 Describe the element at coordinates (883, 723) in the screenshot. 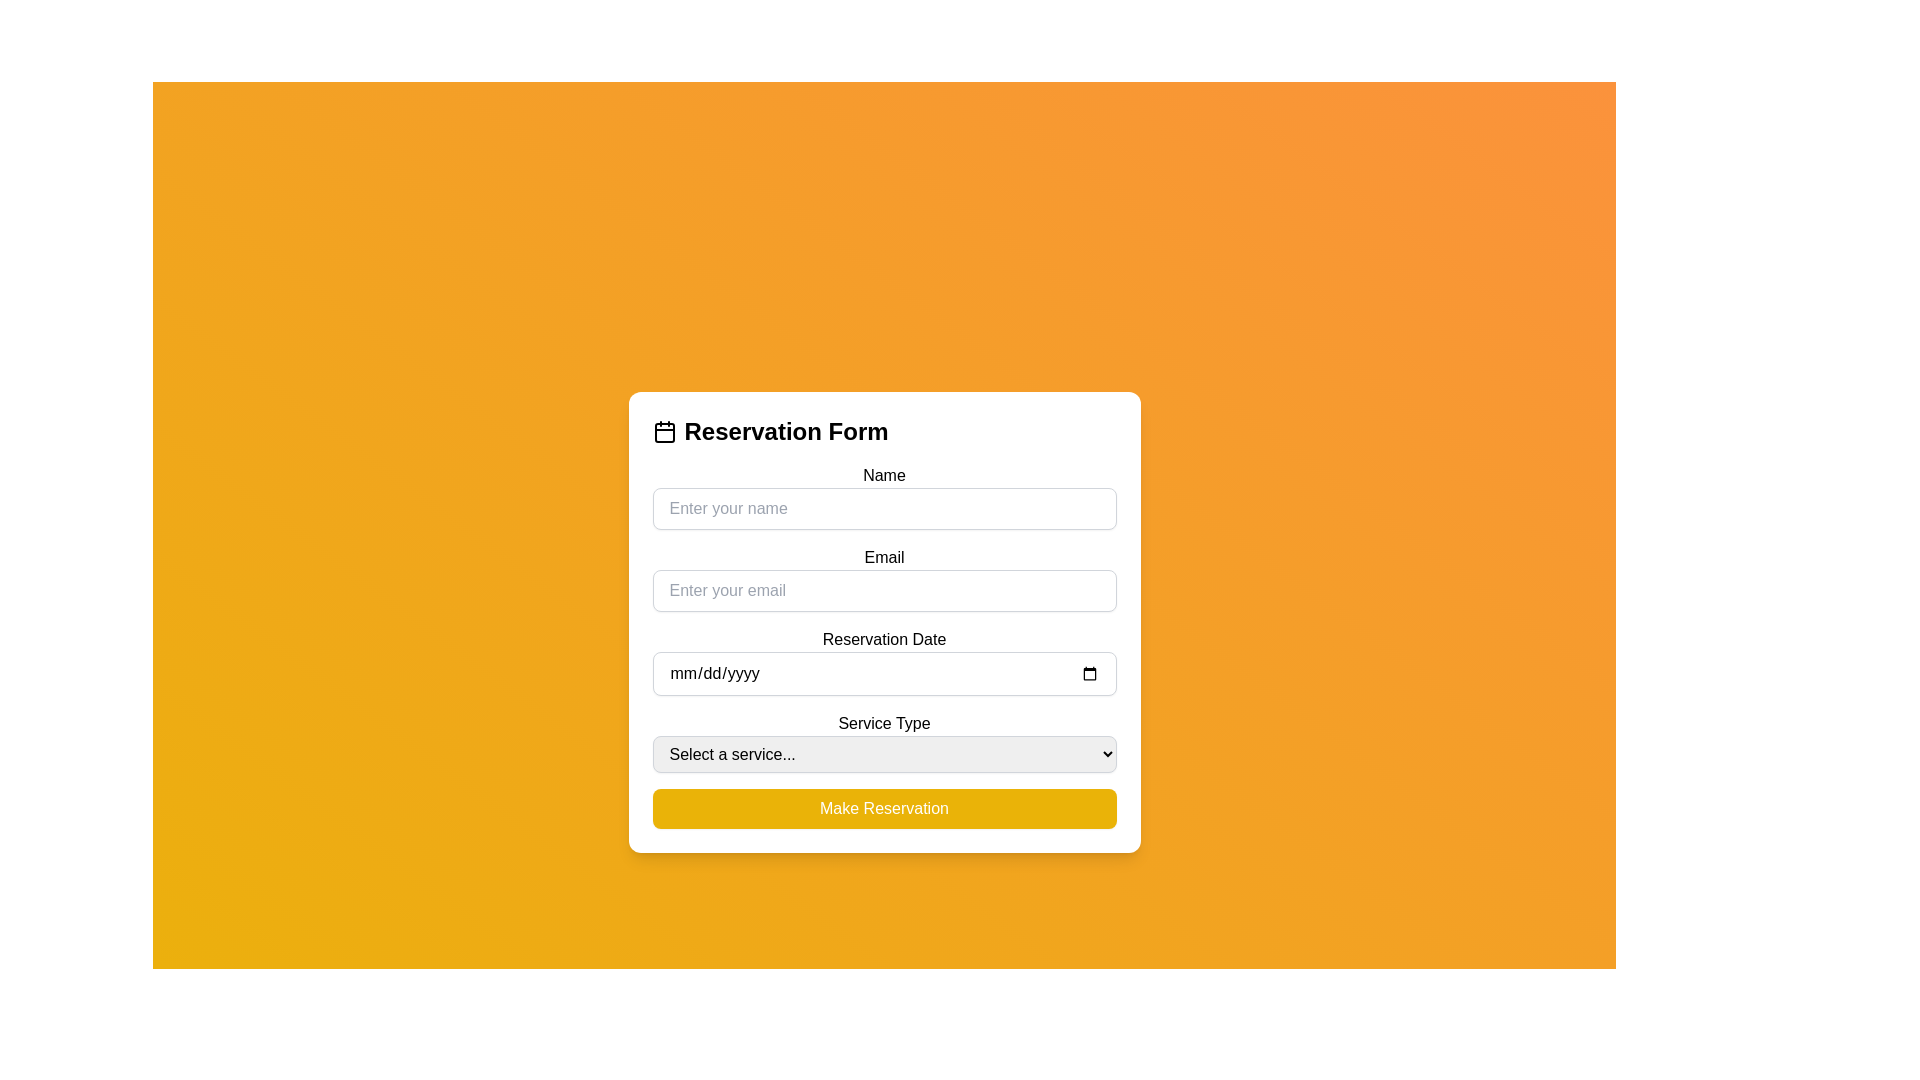

I see `the third label in the form that indicates the purpose of the dropdown menu for selecting a specific service type, located above the dropdown labeled 'Select a service...'` at that location.